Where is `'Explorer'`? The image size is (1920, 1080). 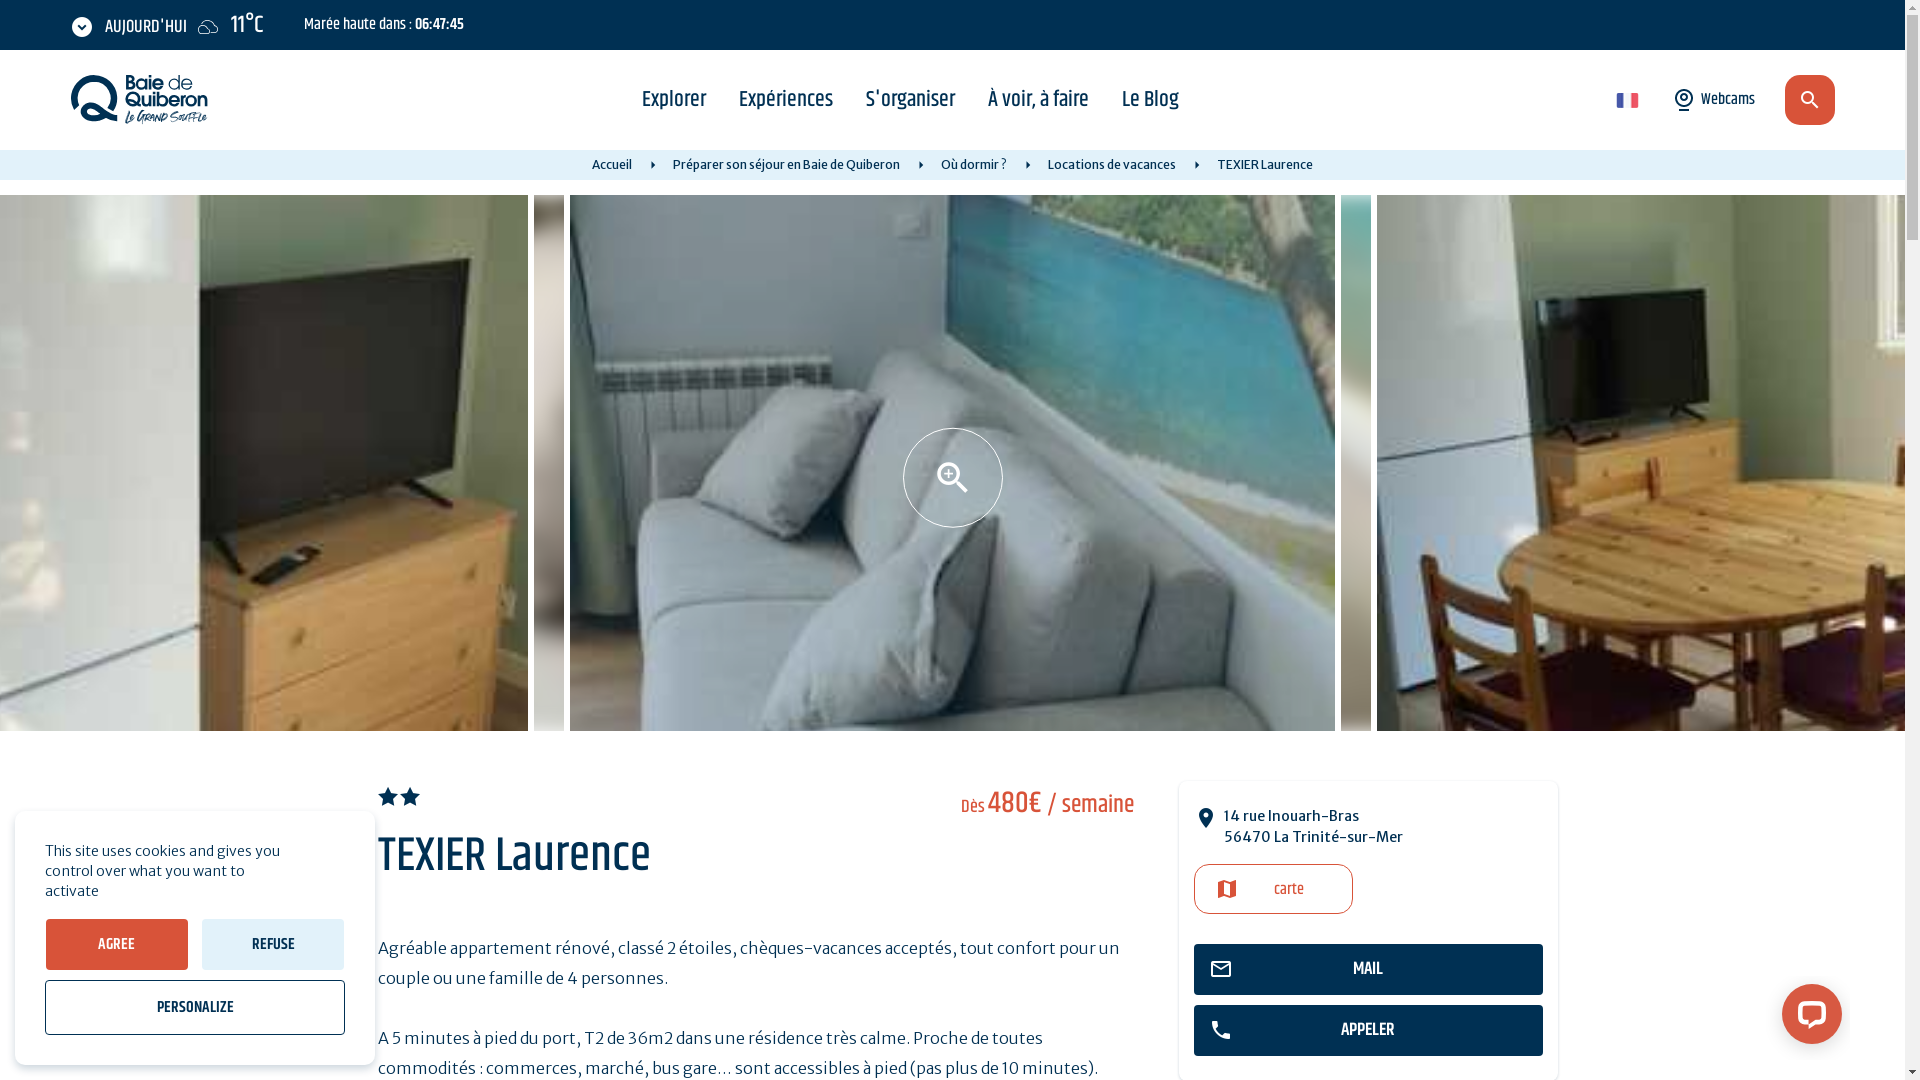
'Explorer' is located at coordinates (673, 100).